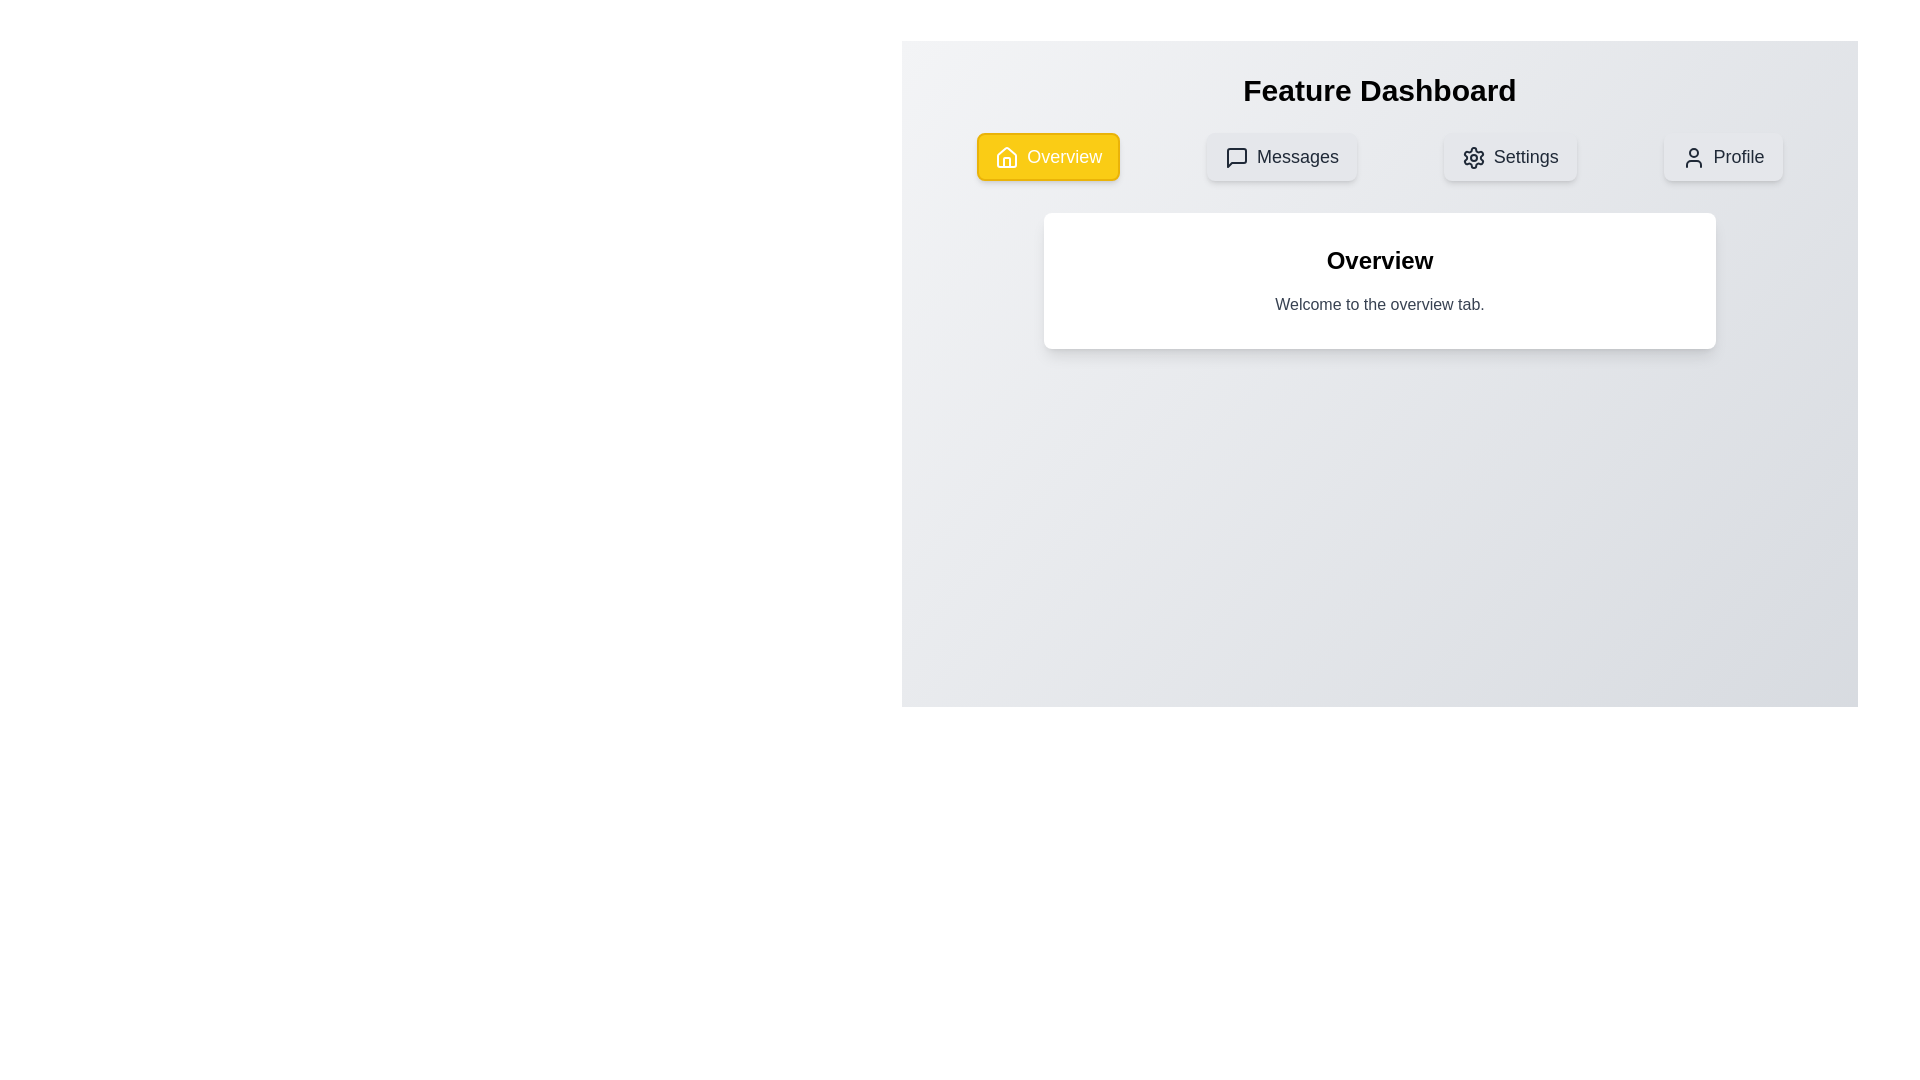 The image size is (1920, 1080). What do you see at coordinates (1510, 156) in the screenshot?
I see `the Settings tab by clicking the corresponding navigation button` at bounding box center [1510, 156].